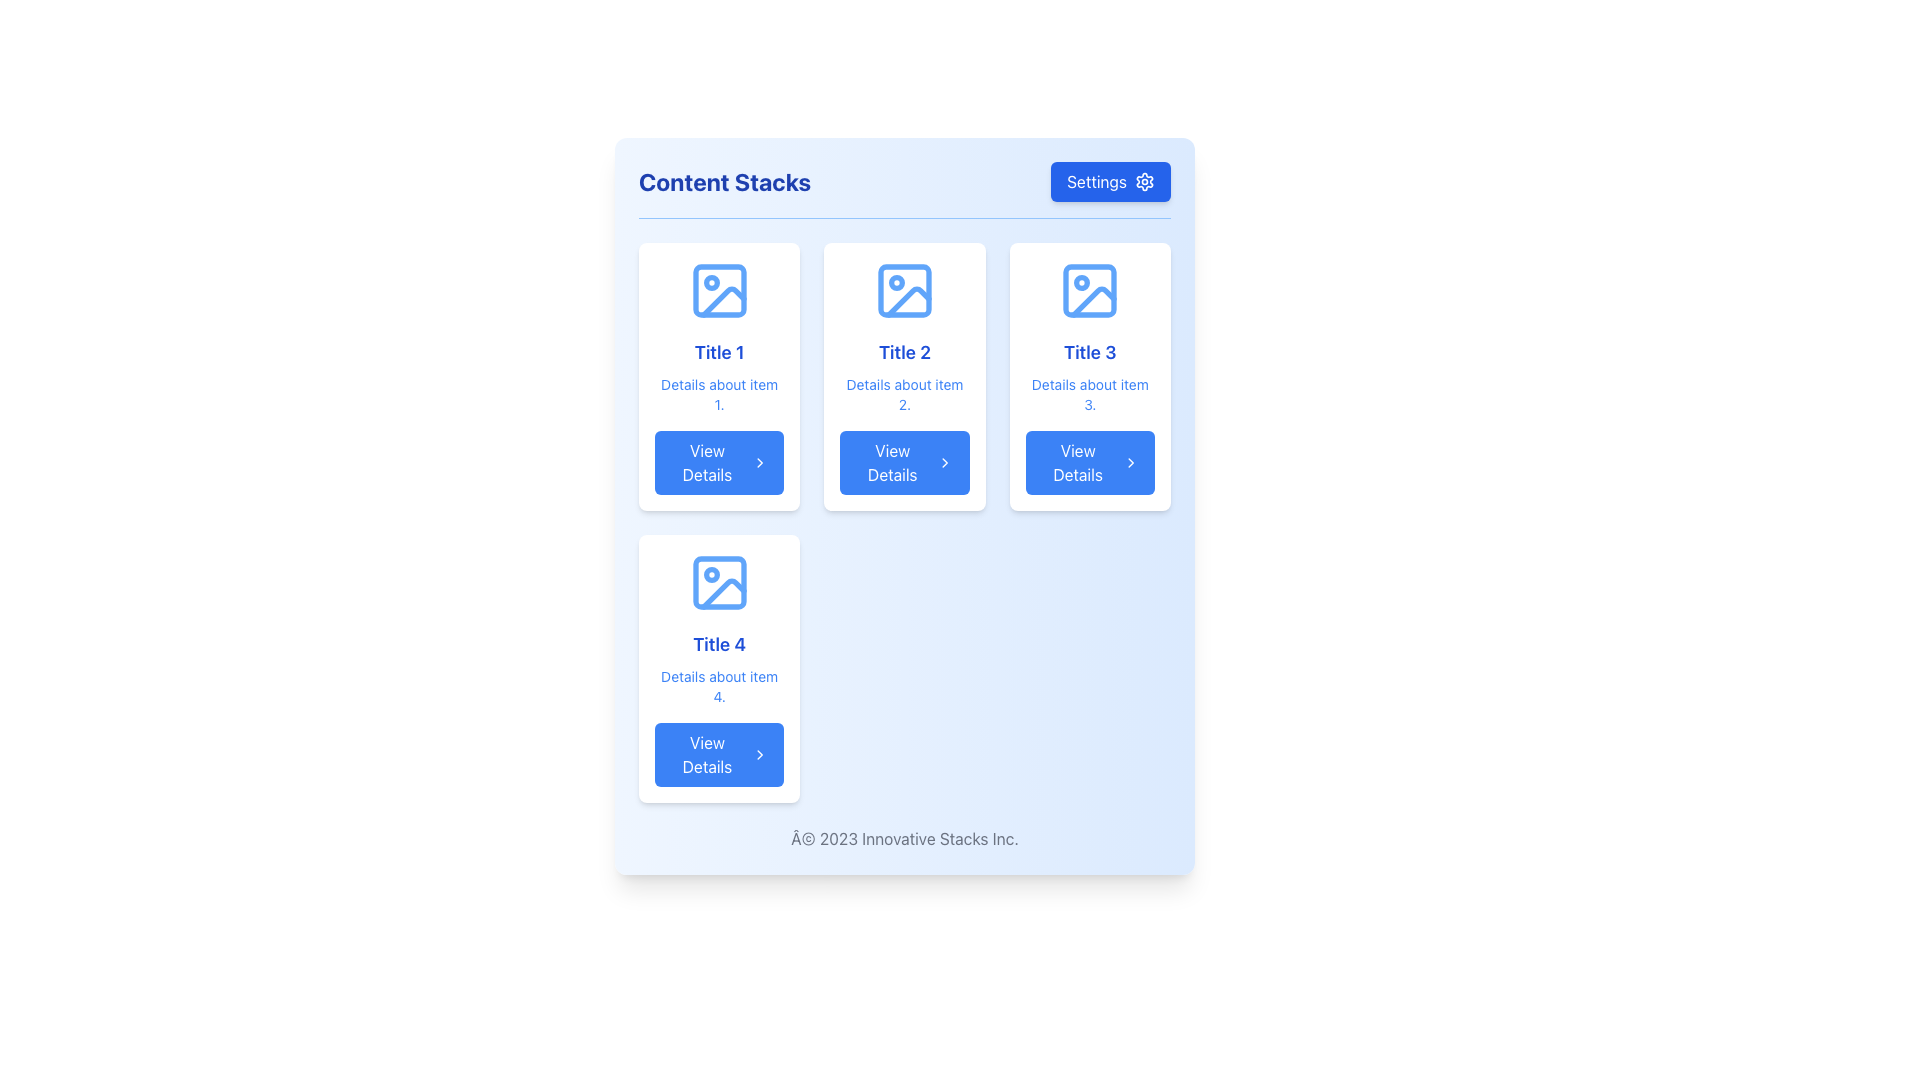 This screenshot has width=1920, height=1080. Describe the element at coordinates (719, 582) in the screenshot. I see `the Iconography Component representing a photo frame located in the center of the fourth card labeled 'Title 4'` at that location.